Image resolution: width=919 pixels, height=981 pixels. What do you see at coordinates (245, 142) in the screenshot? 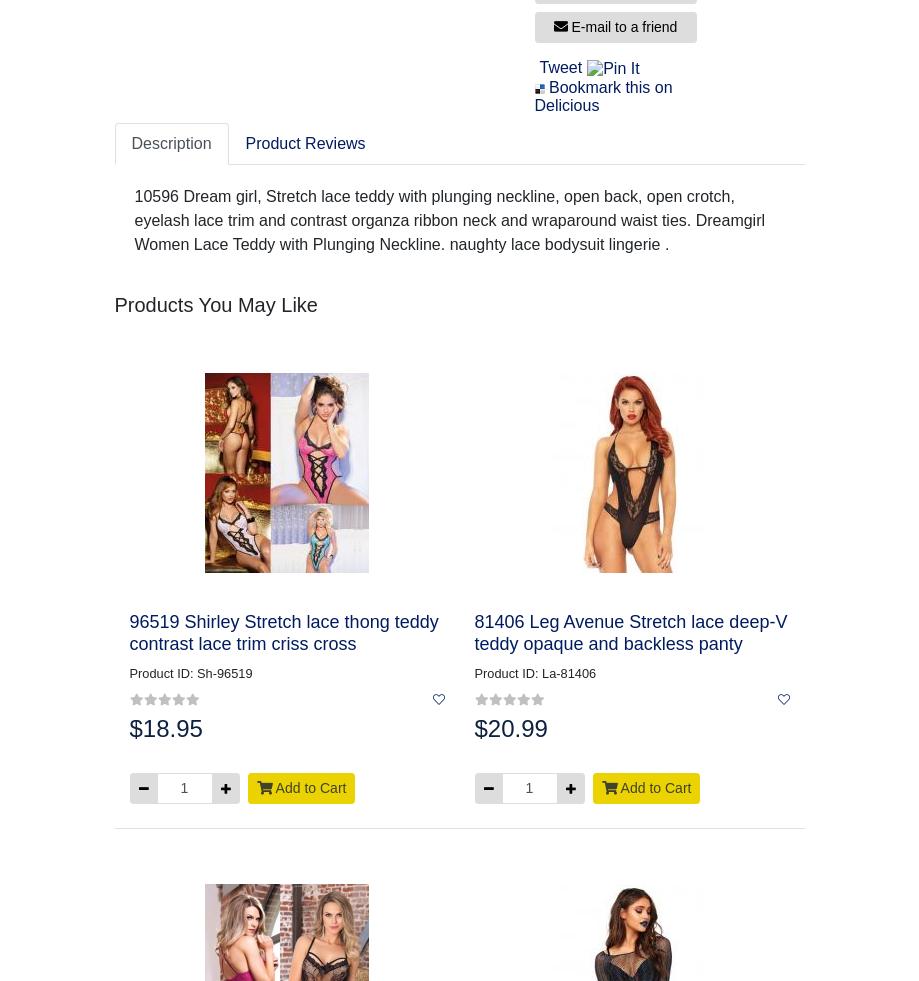
I see `'Product Reviews'` at bounding box center [245, 142].